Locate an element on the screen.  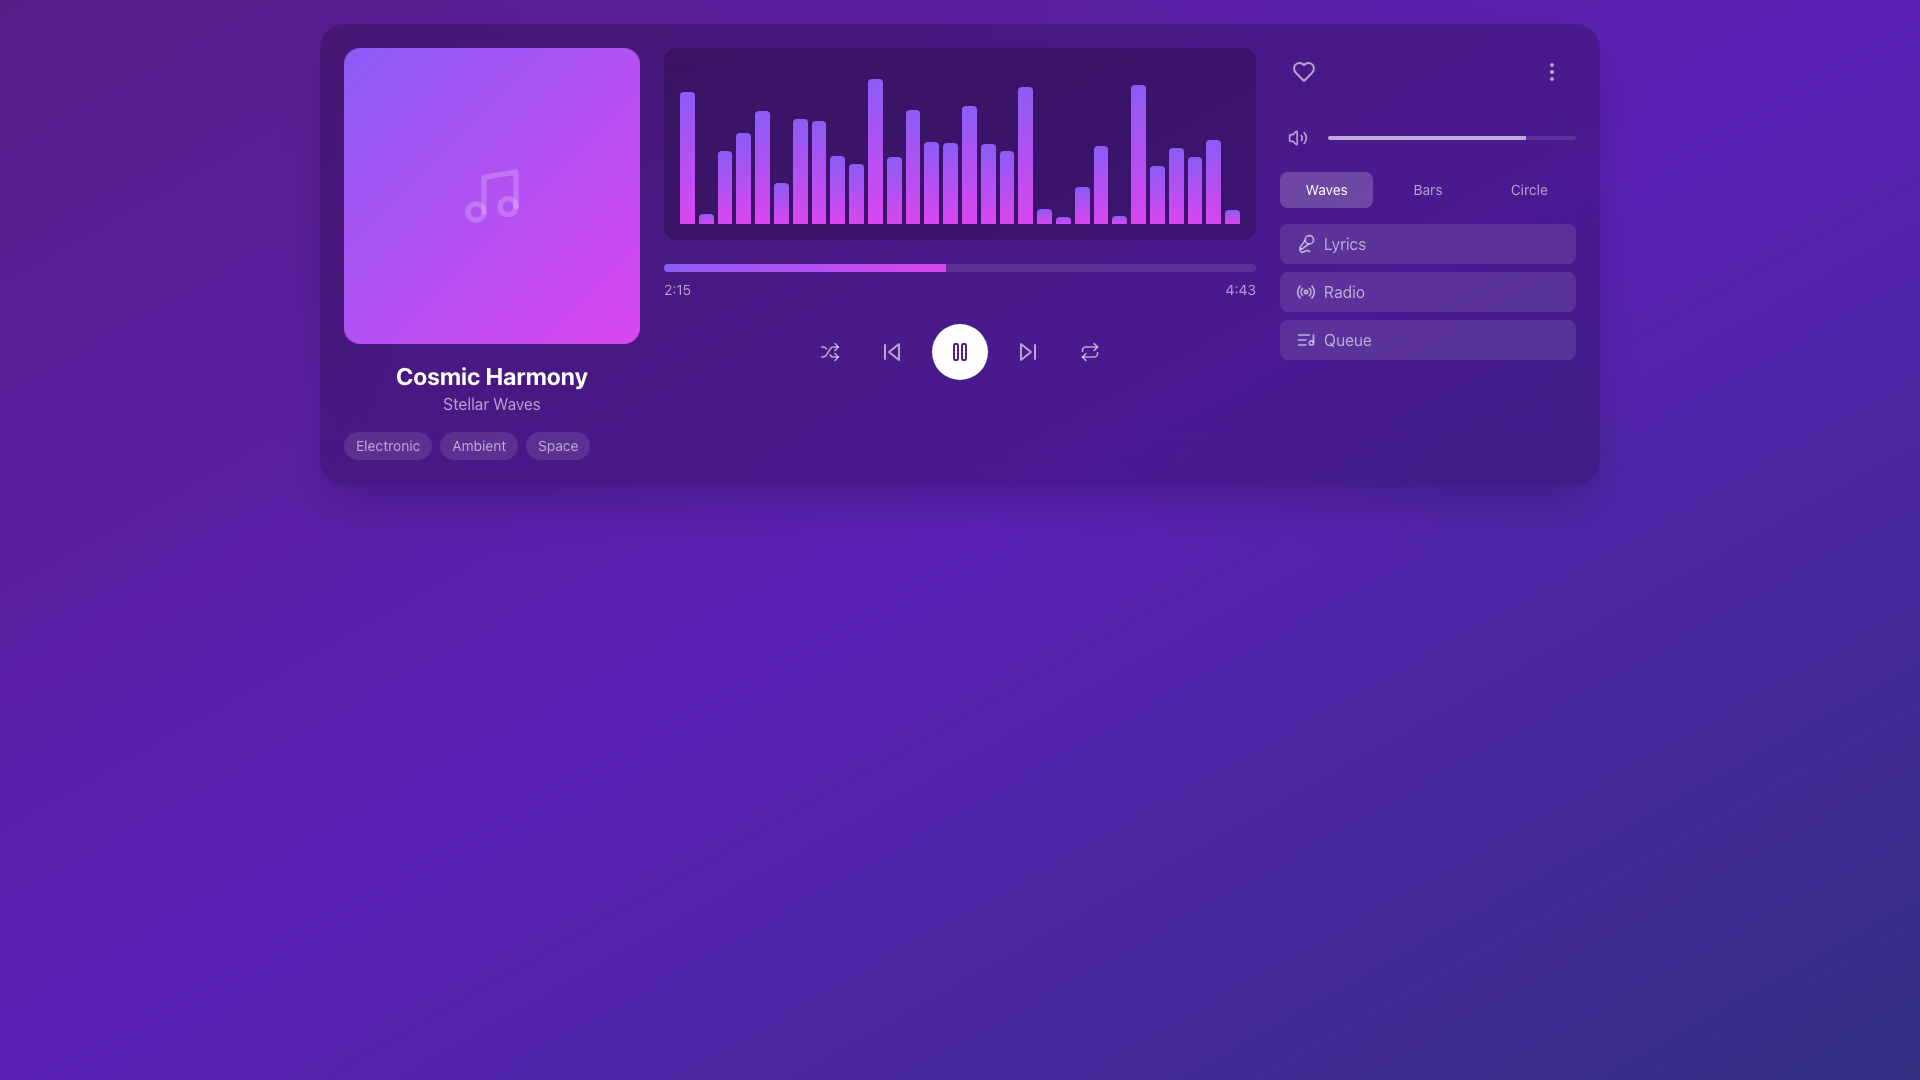
the small circular shape within the musical note icon located in the top-left section of the media player interface, specifically the rightmost circle of the two circular shapes is located at coordinates (508, 205).